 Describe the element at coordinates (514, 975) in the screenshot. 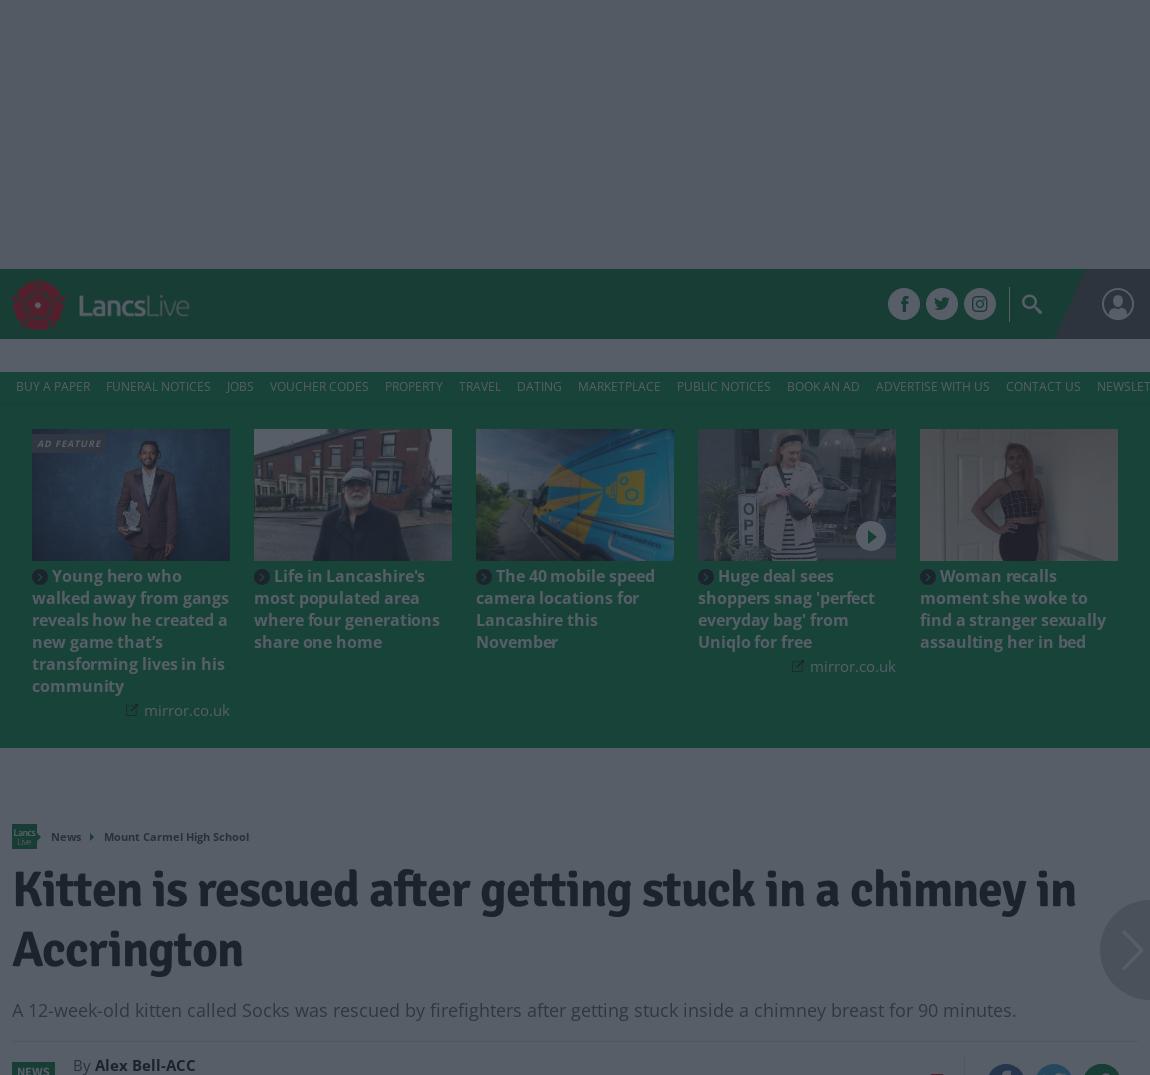

I see `'A 12-week-old kitten called Socks was rescued by firefighters after getting stuck inside a chimney breast for 90 minutes.'` at that location.